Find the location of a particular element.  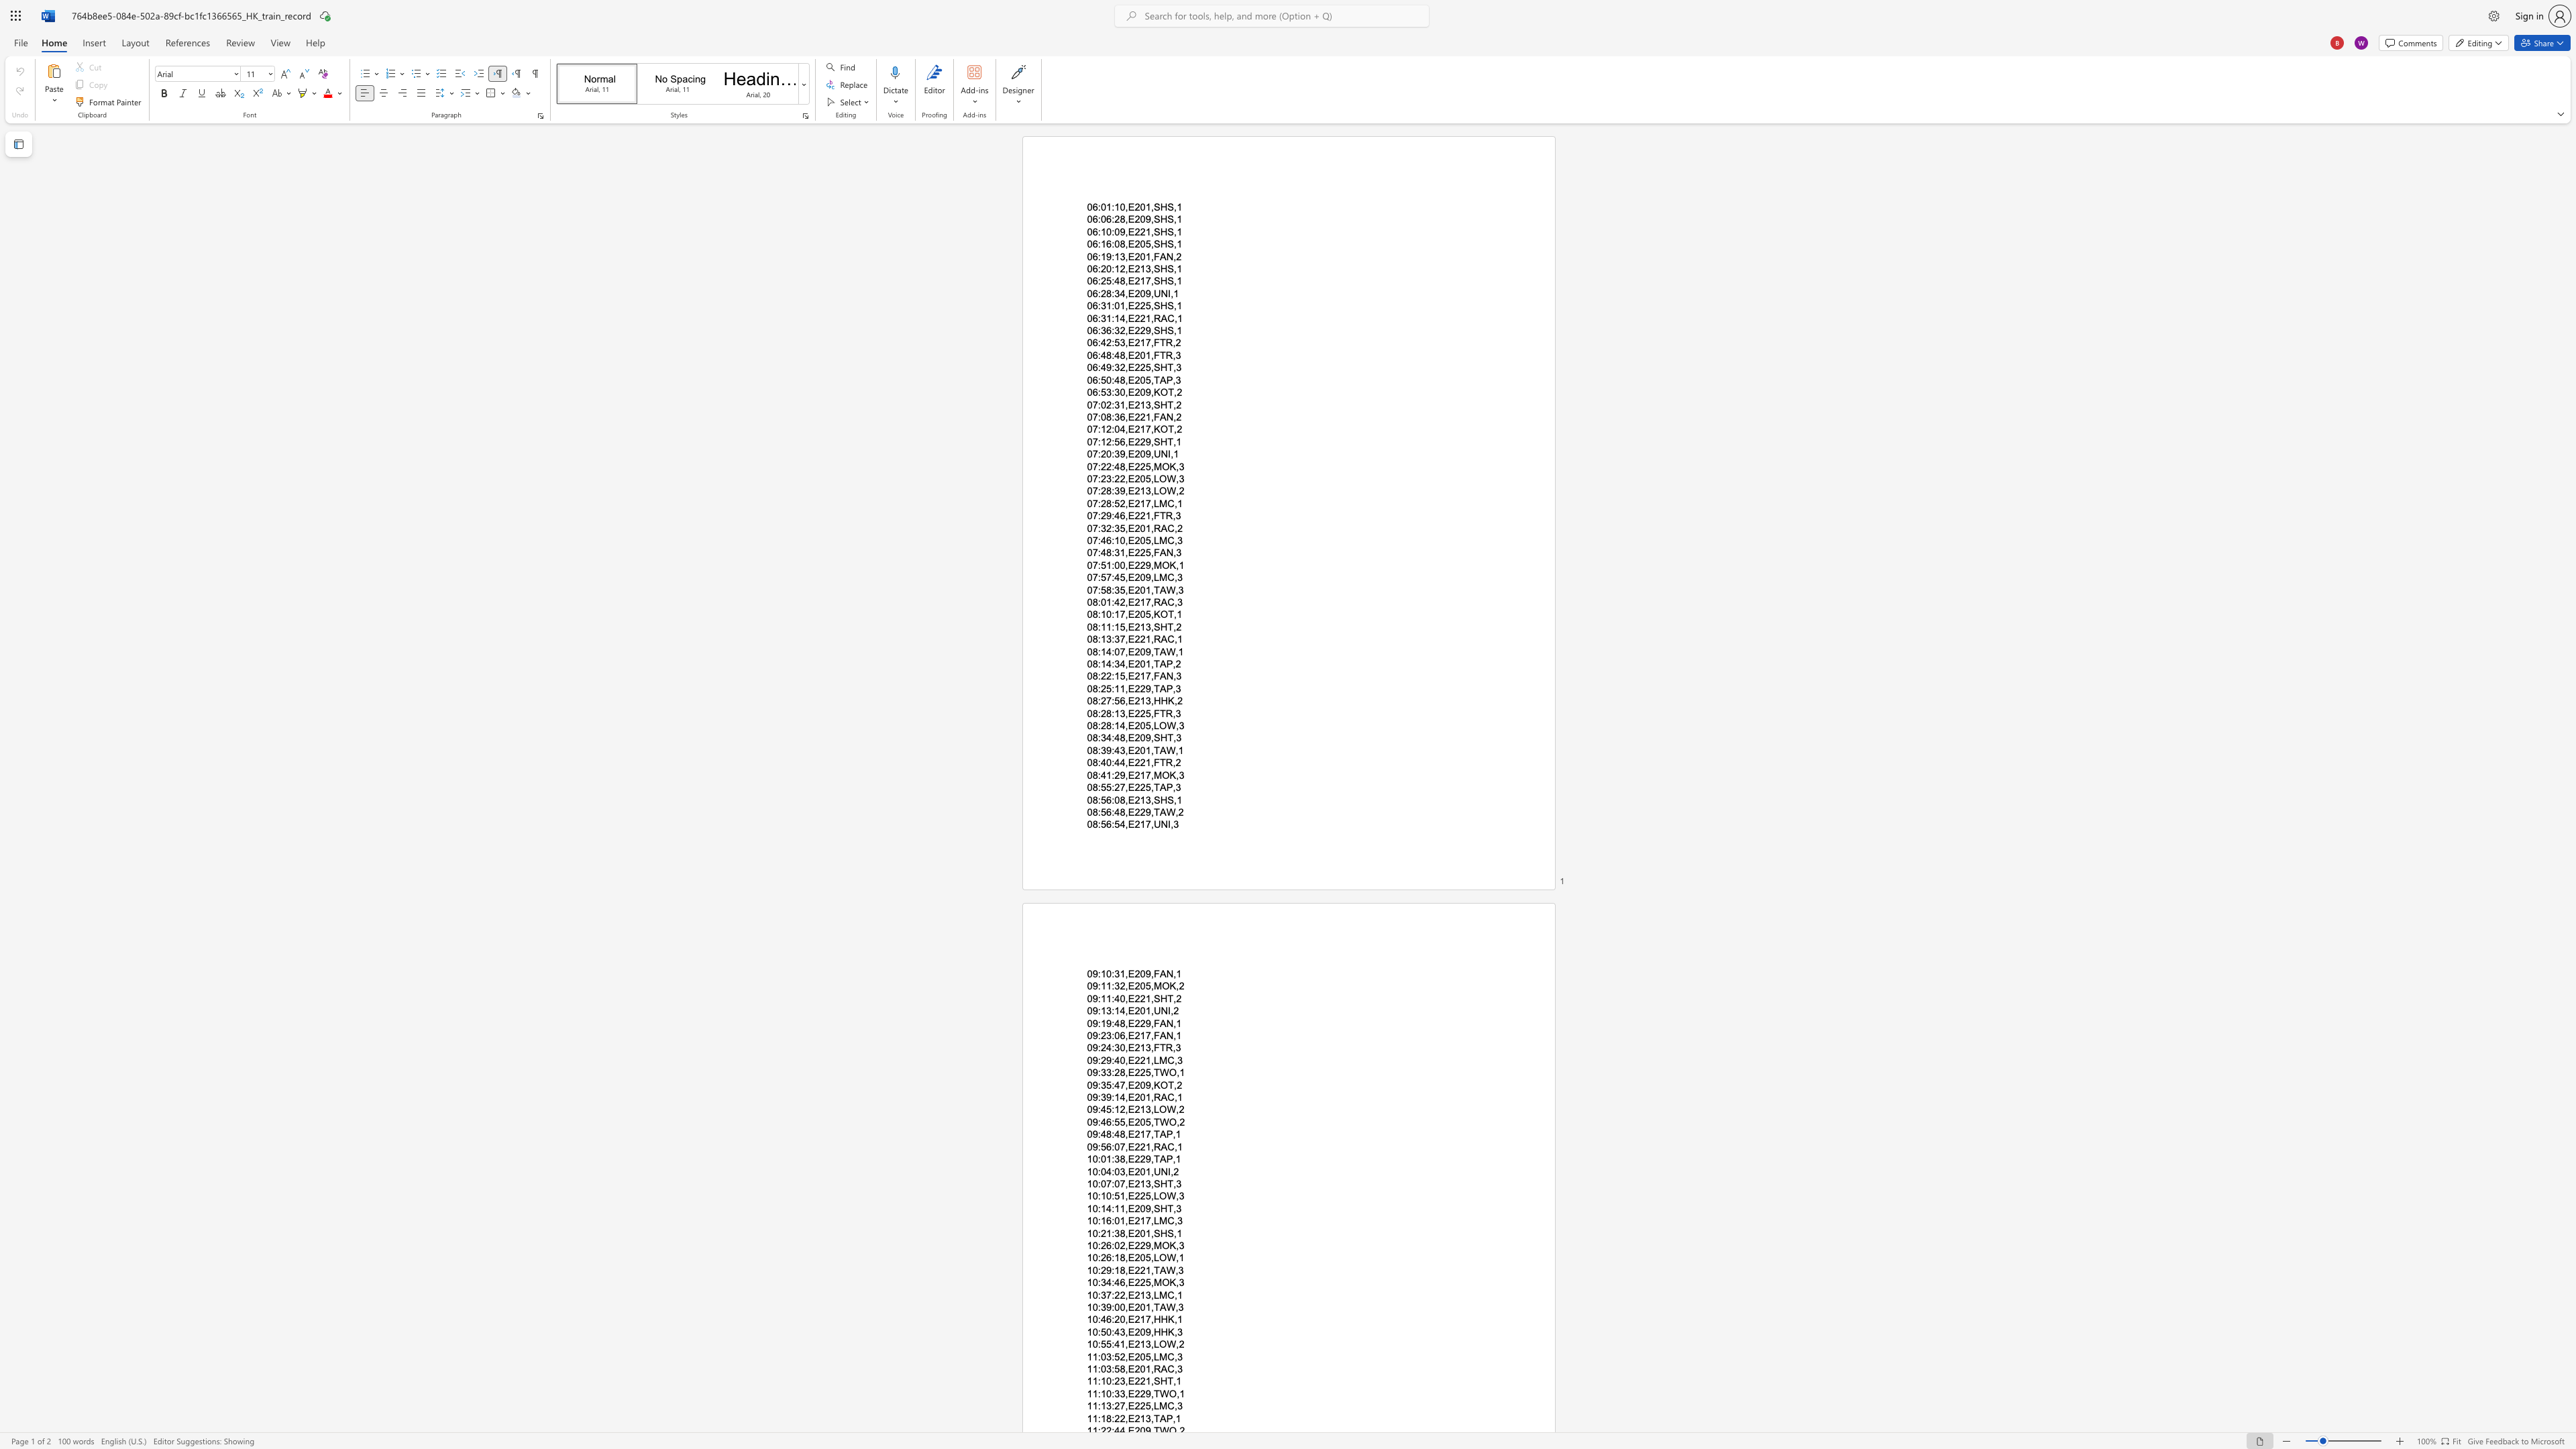

the space between the continuous character "3" and "," in the text is located at coordinates (1149, 1417).